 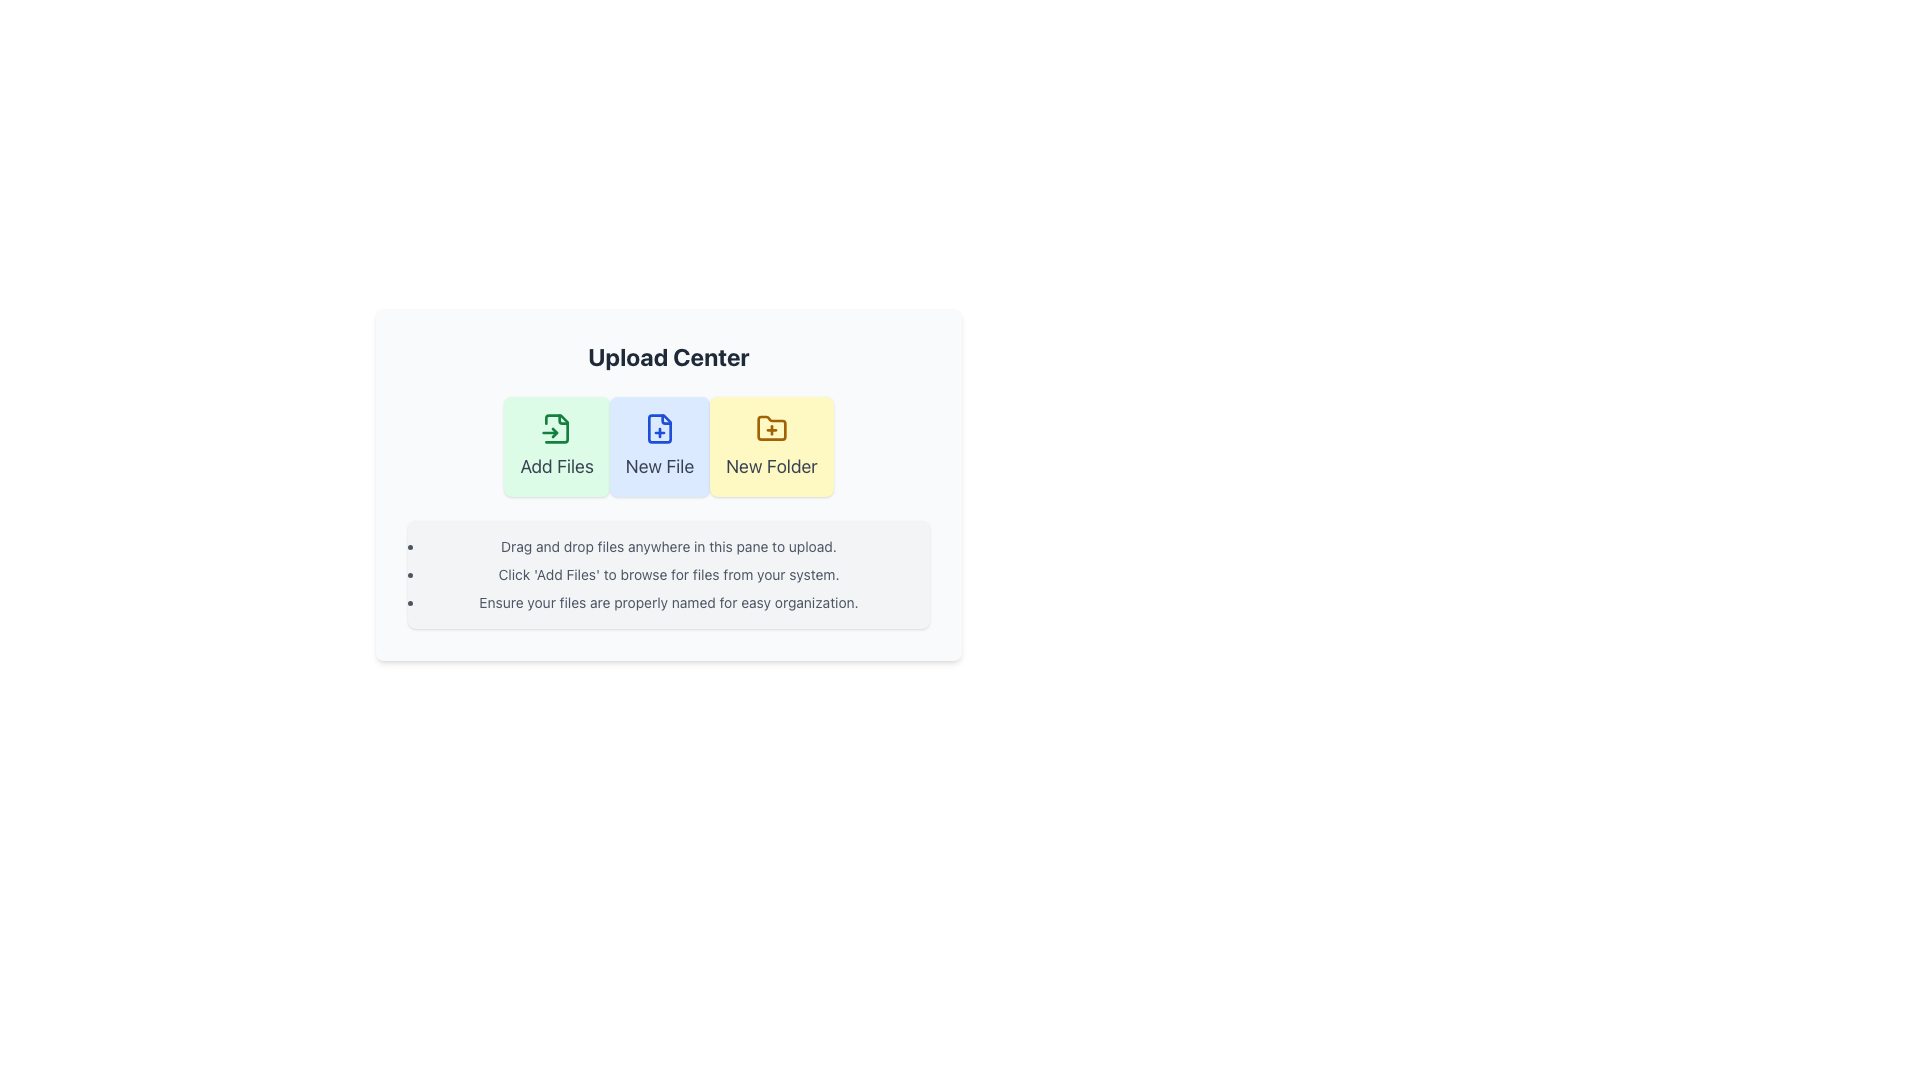 What do you see at coordinates (770, 427) in the screenshot?
I see `the yellow folder icon with a plus sign under the 'Upload Center' header` at bounding box center [770, 427].